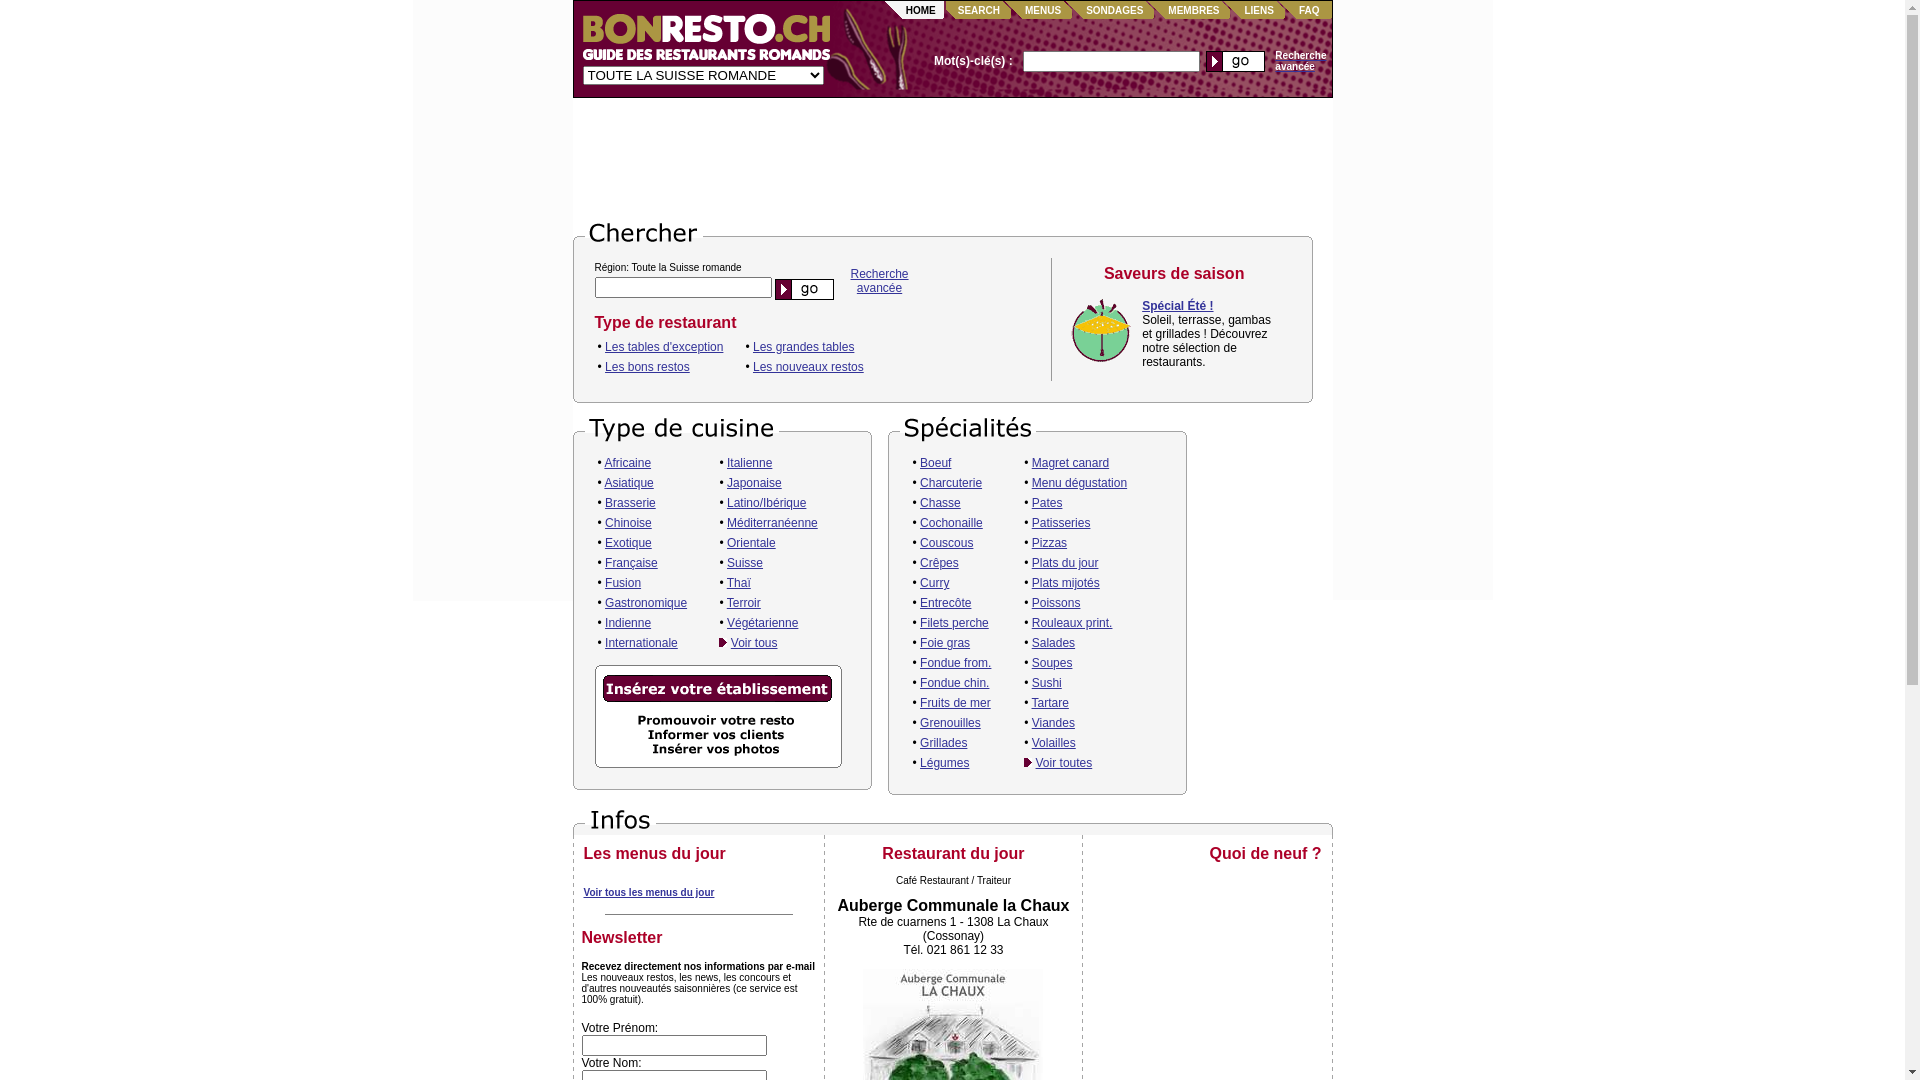 This screenshot has width=1920, height=1080. I want to click on 'Viandes', so click(1052, 722).